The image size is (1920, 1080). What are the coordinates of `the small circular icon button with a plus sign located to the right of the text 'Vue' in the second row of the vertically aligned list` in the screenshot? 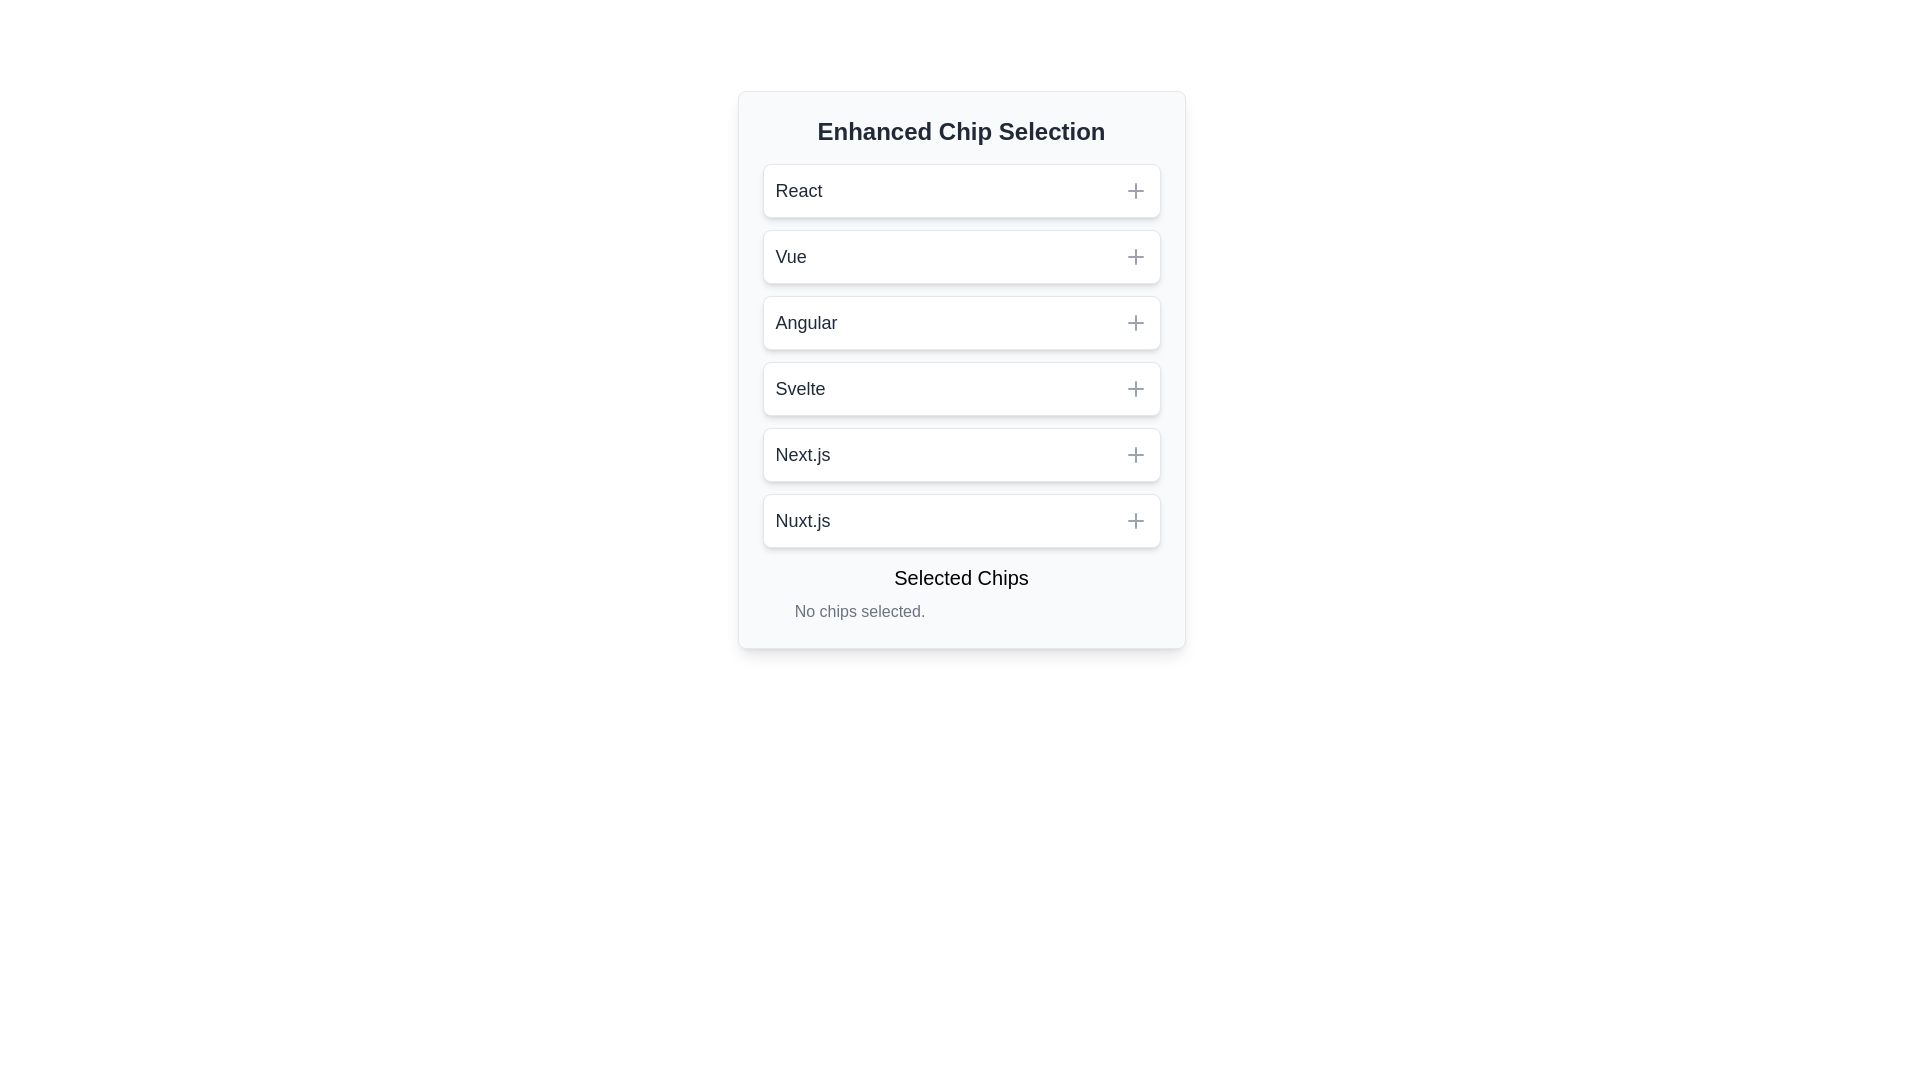 It's located at (1135, 256).